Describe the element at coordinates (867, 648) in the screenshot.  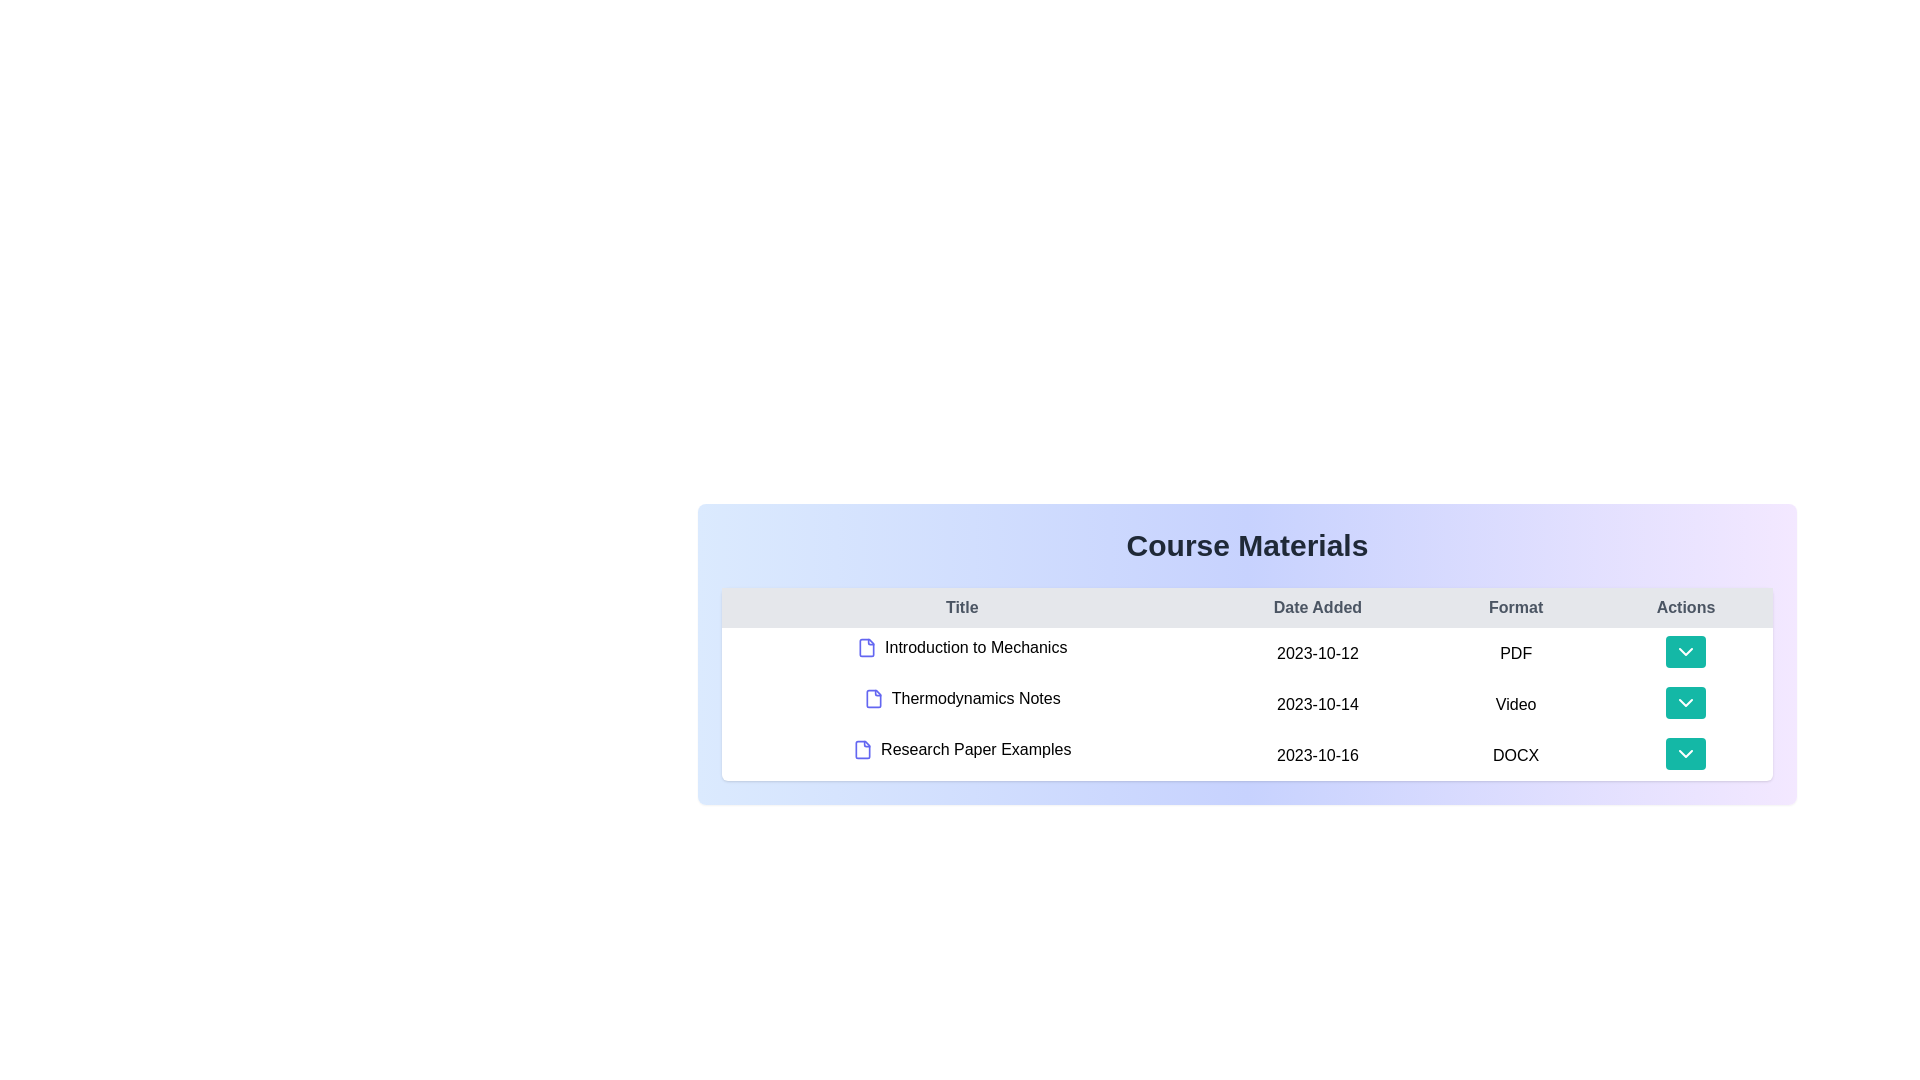
I see `the file icon represented by a blue rectangular shape with a dog-eared corner, located to the left of the text 'Introduction to Mechanics' in the first row of the content table under the 'Title' column` at that location.